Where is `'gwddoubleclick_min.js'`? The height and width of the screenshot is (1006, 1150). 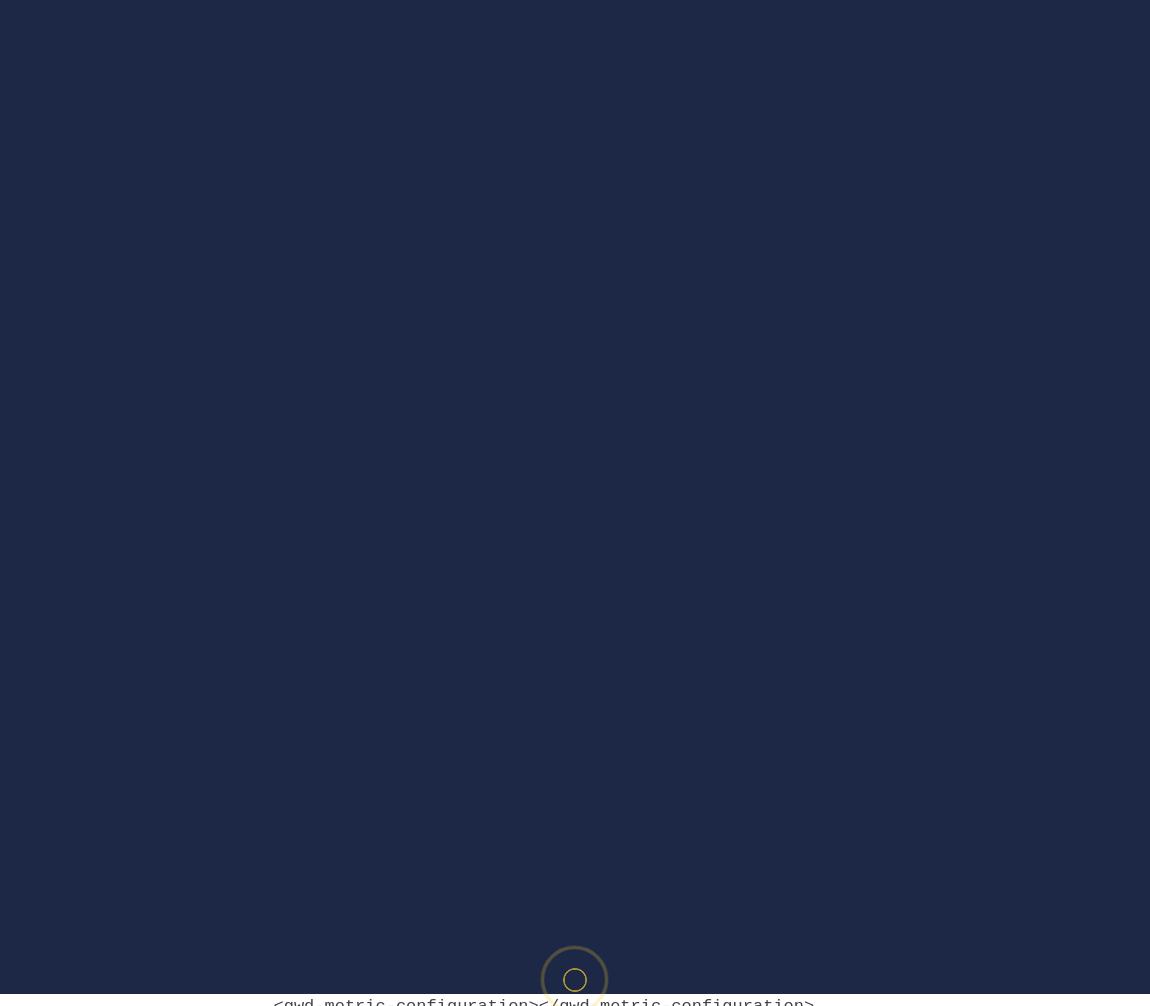
'gwddoubleclick_min.js' is located at coordinates (429, 297).